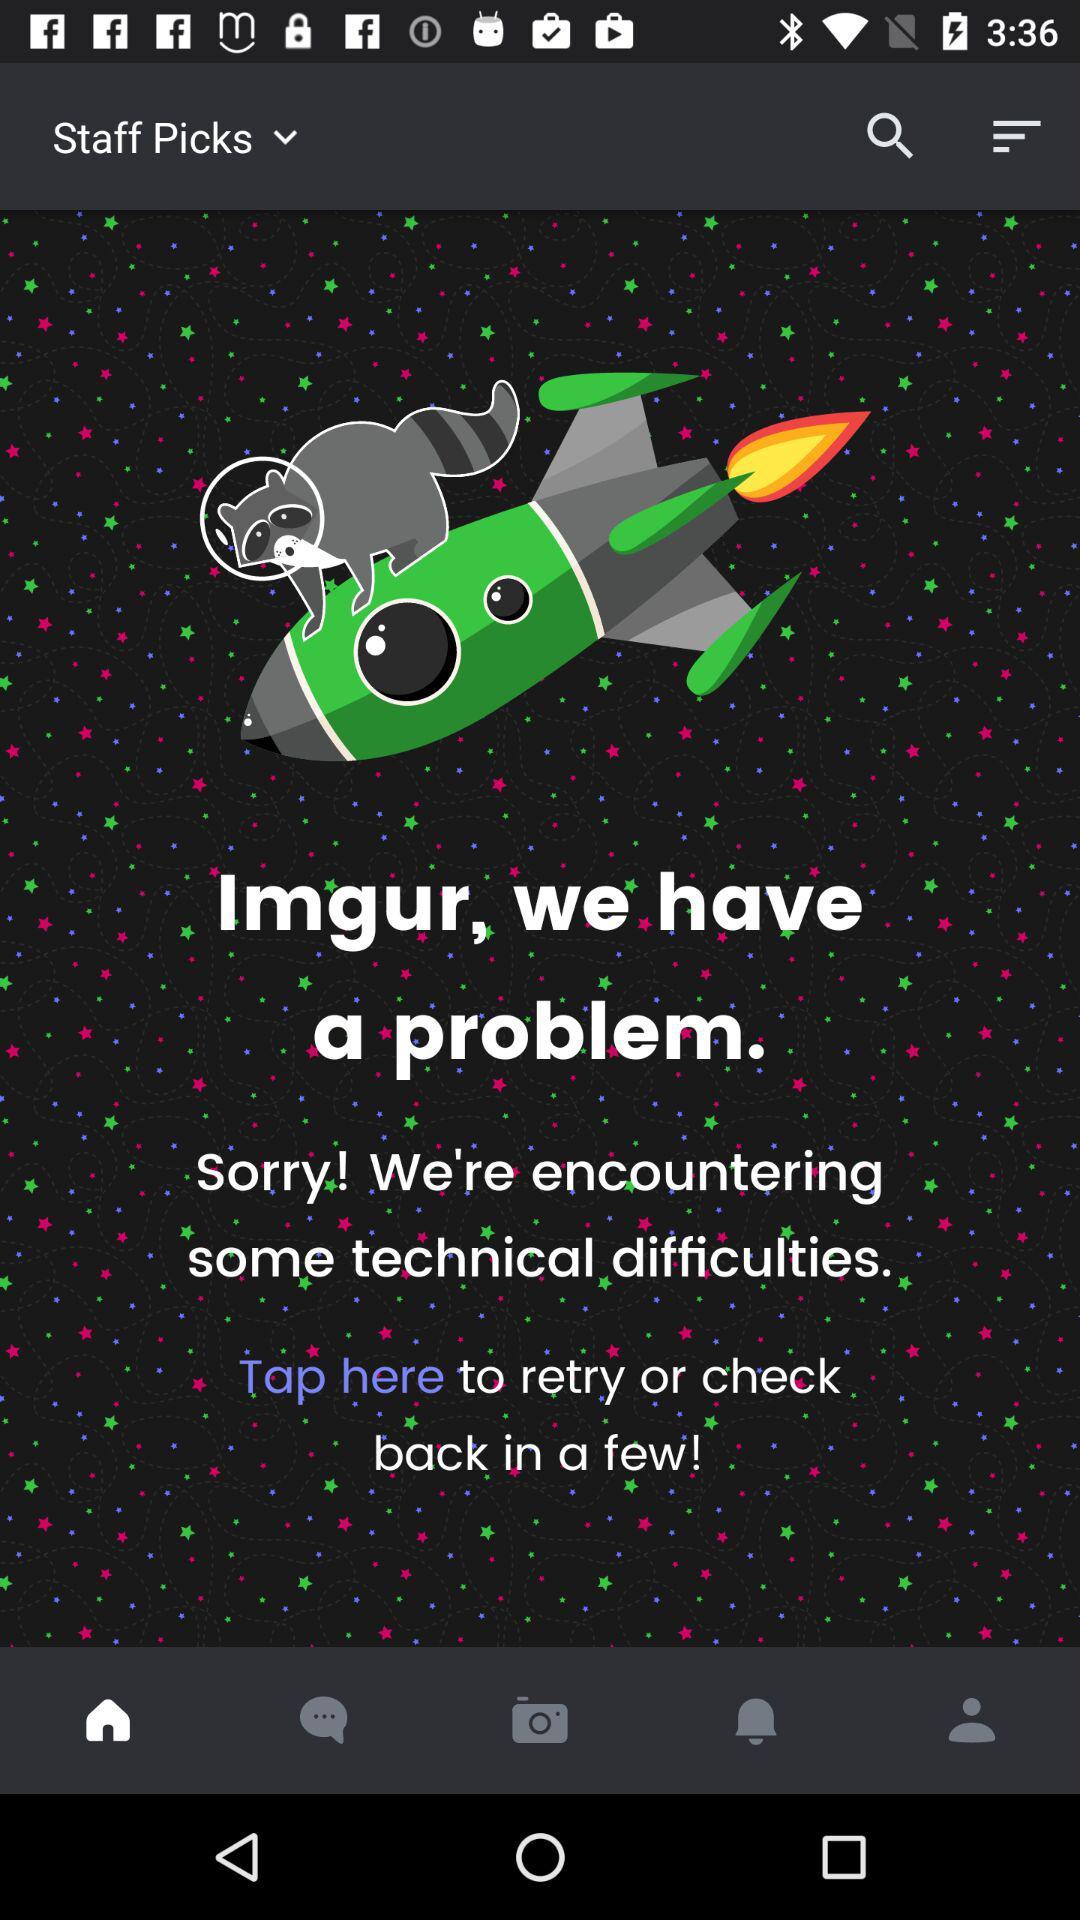 Image resolution: width=1080 pixels, height=1920 pixels. What do you see at coordinates (540, 1719) in the screenshot?
I see `take a picture` at bounding box center [540, 1719].